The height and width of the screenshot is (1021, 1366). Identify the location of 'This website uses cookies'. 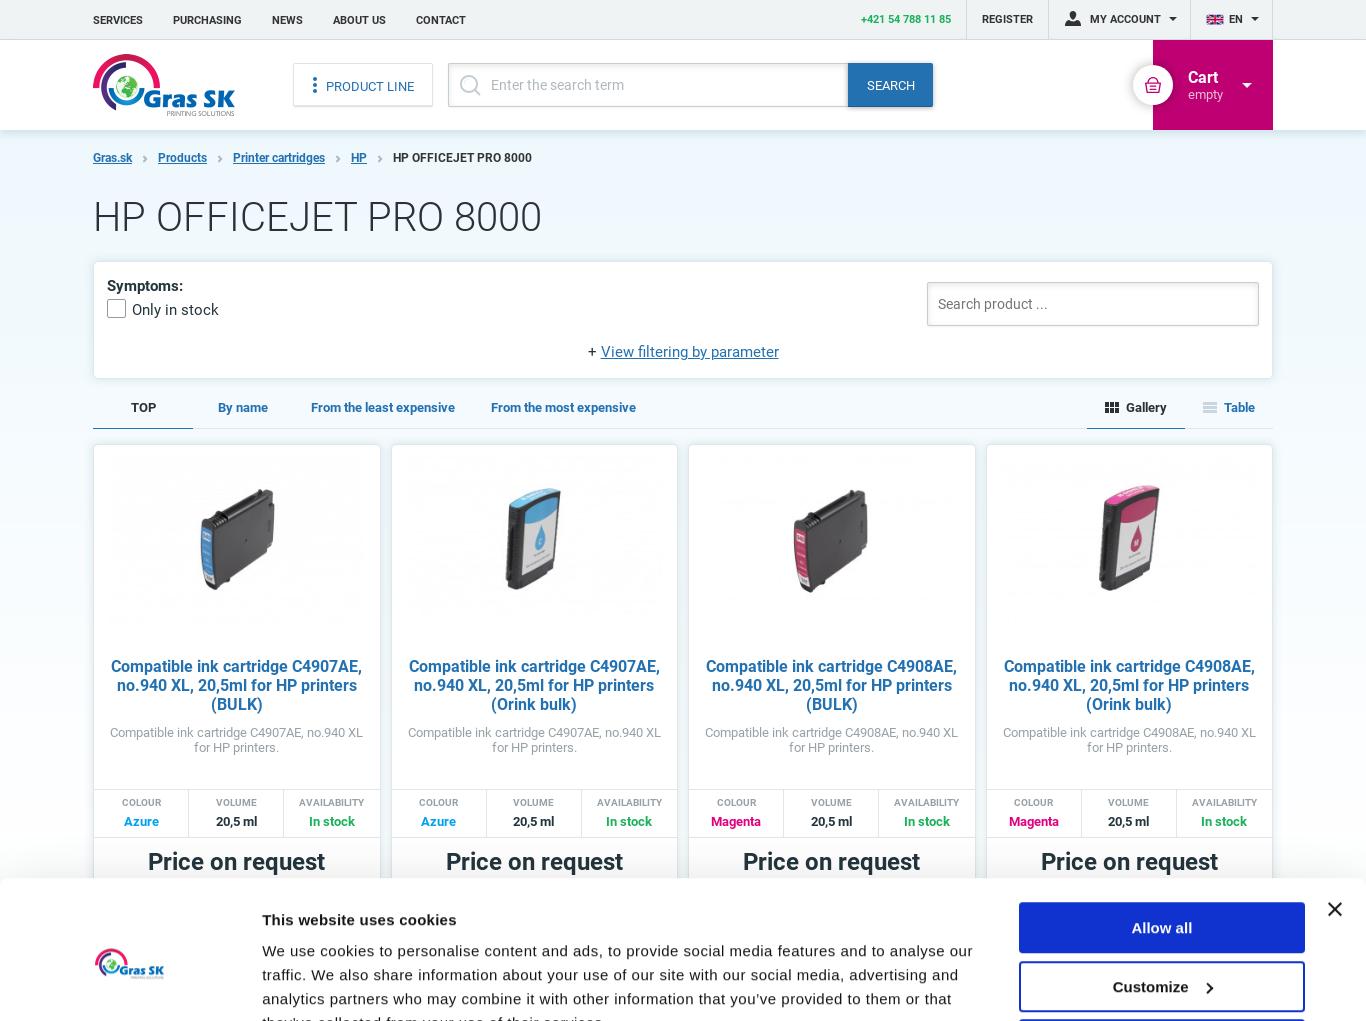
(261, 800).